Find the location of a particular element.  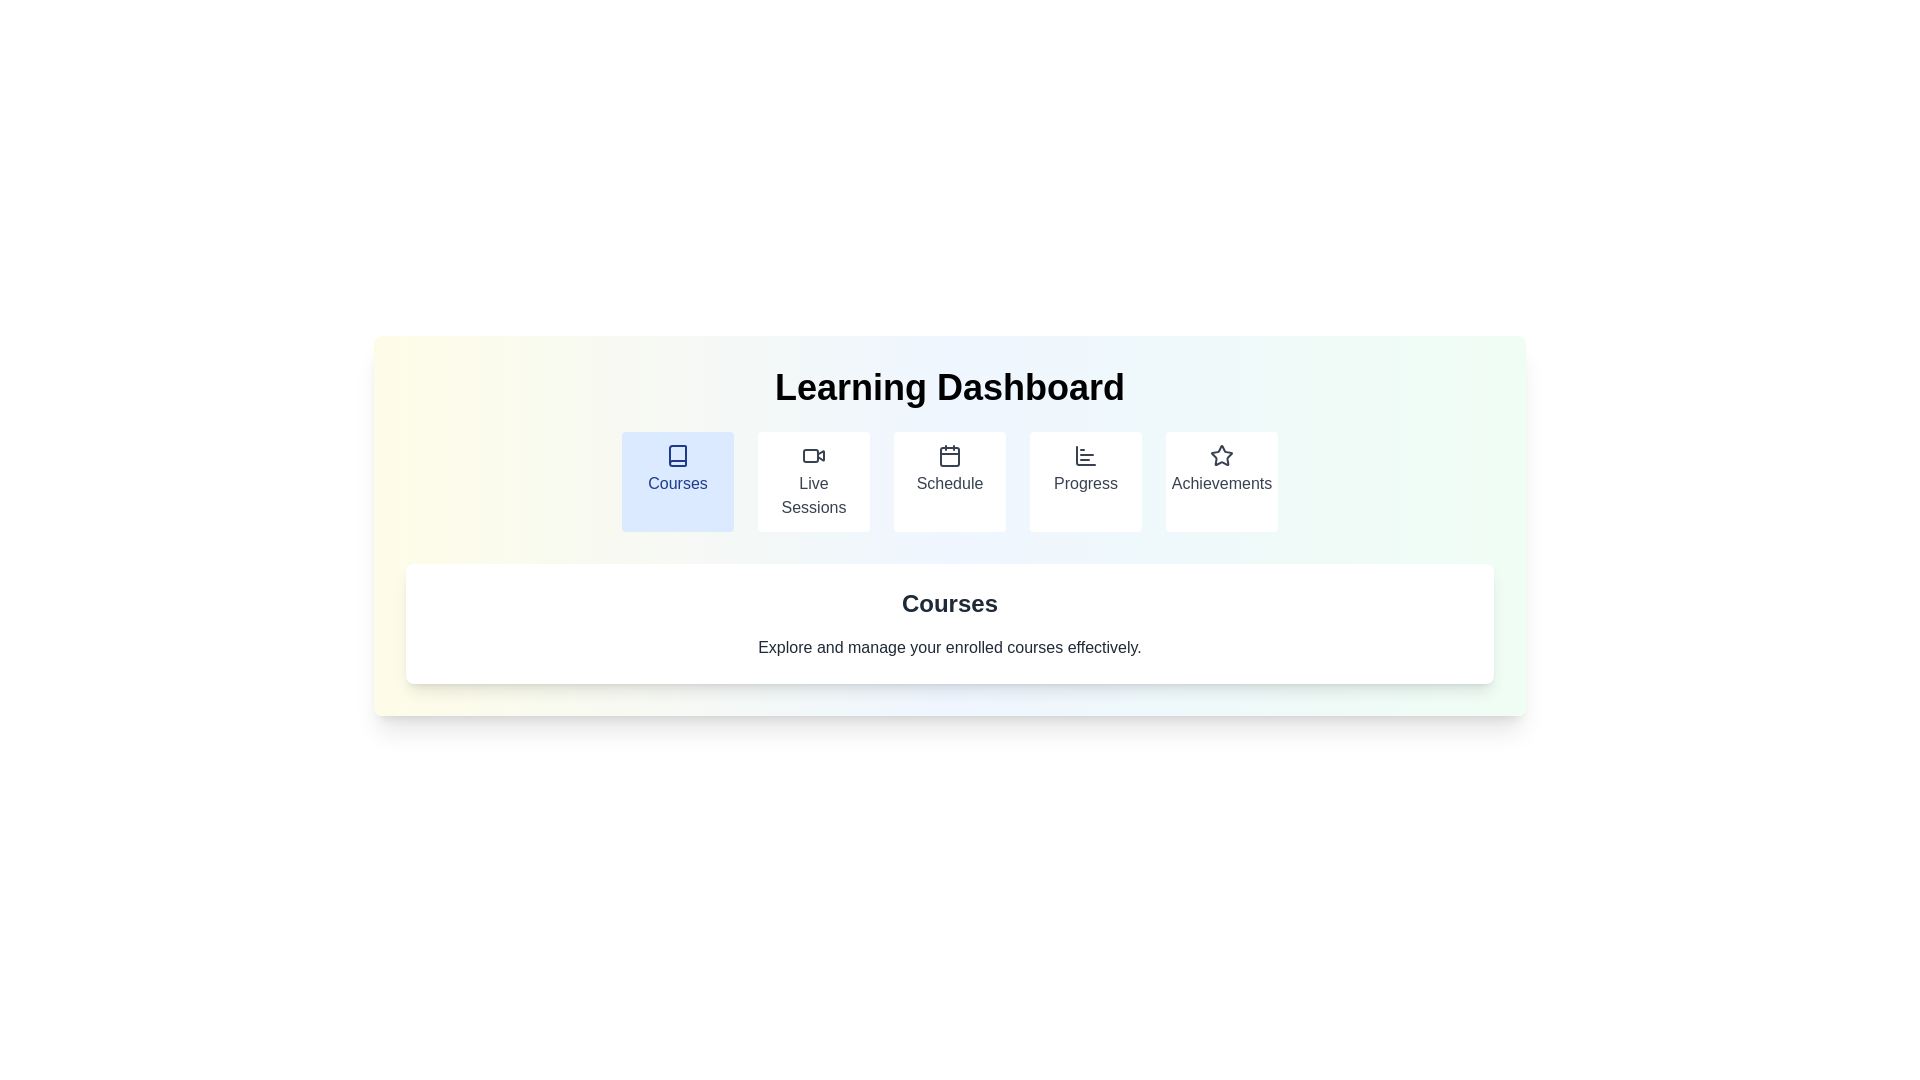

the leftmost card labeled 'Courses' in the horizontal row of navigation cards is located at coordinates (677, 455).